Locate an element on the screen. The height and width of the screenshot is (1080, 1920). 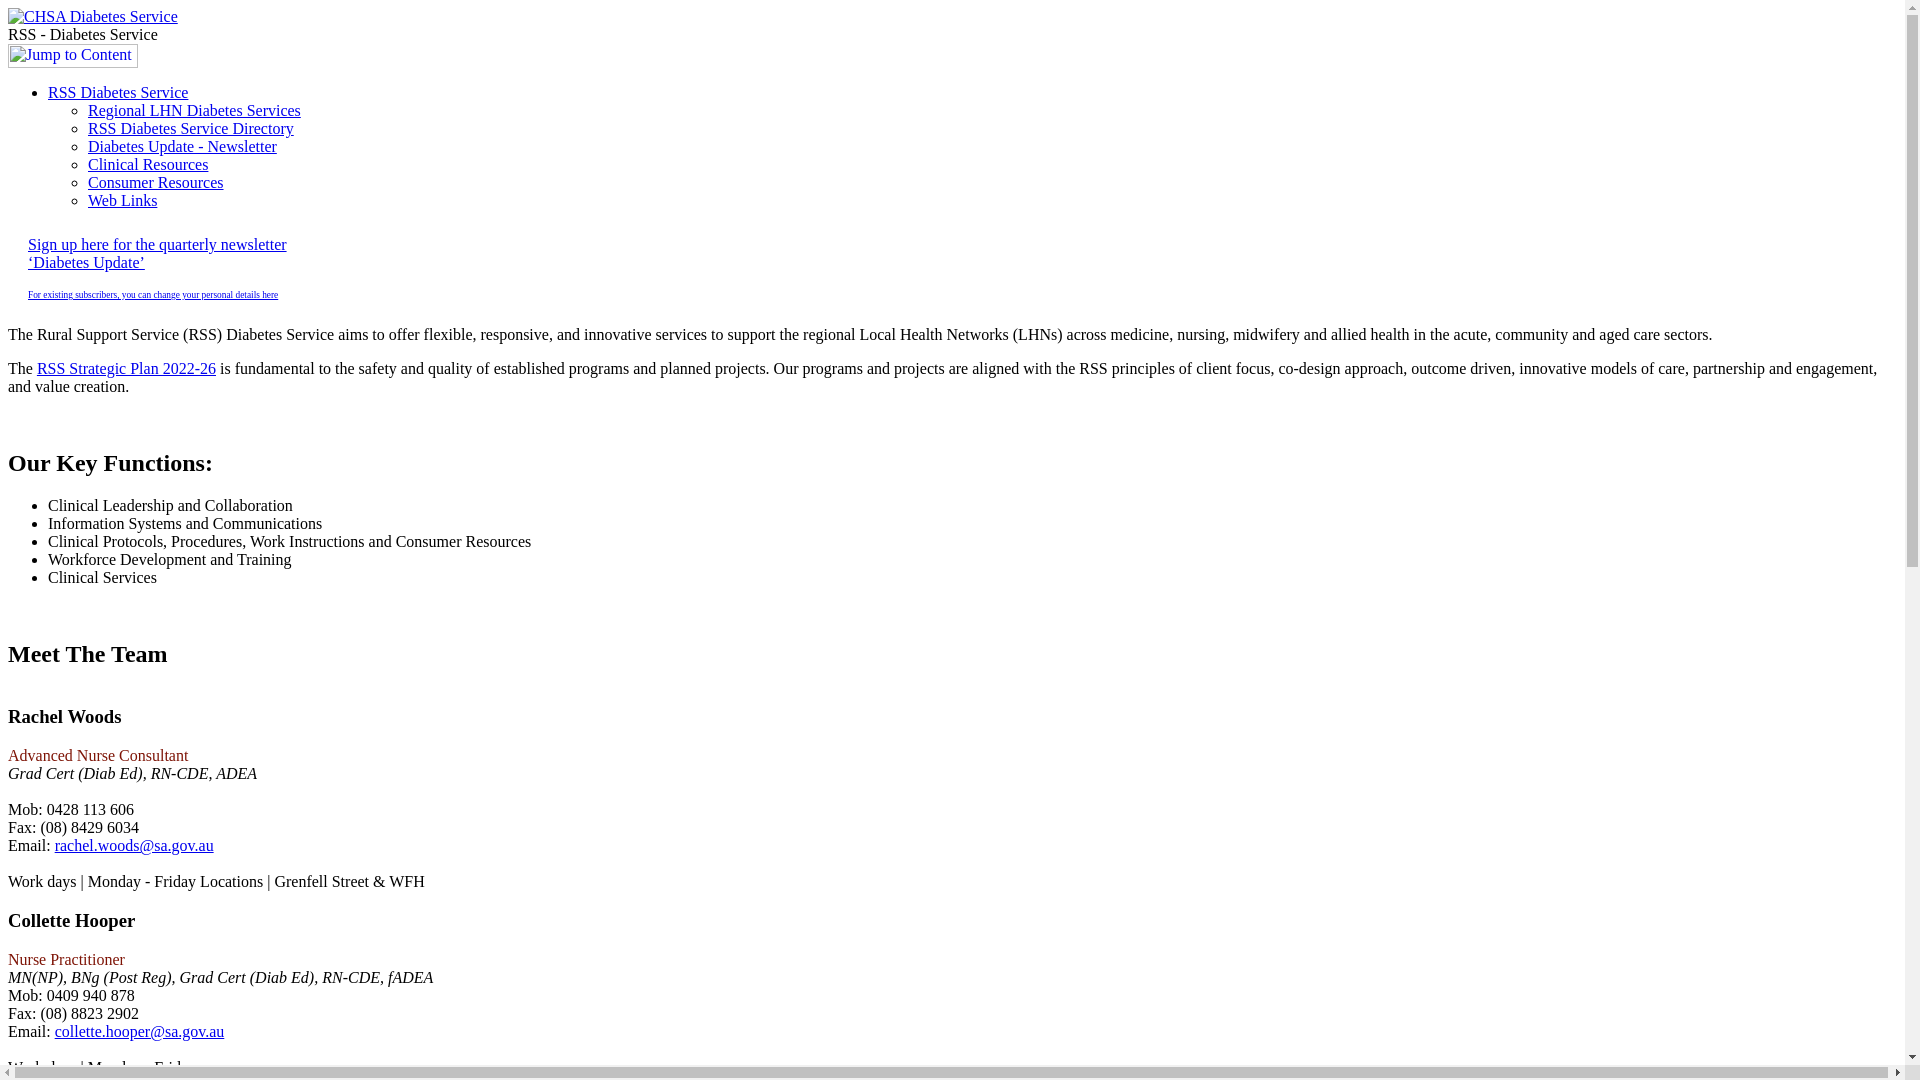
'Web Links' is located at coordinates (86, 200).